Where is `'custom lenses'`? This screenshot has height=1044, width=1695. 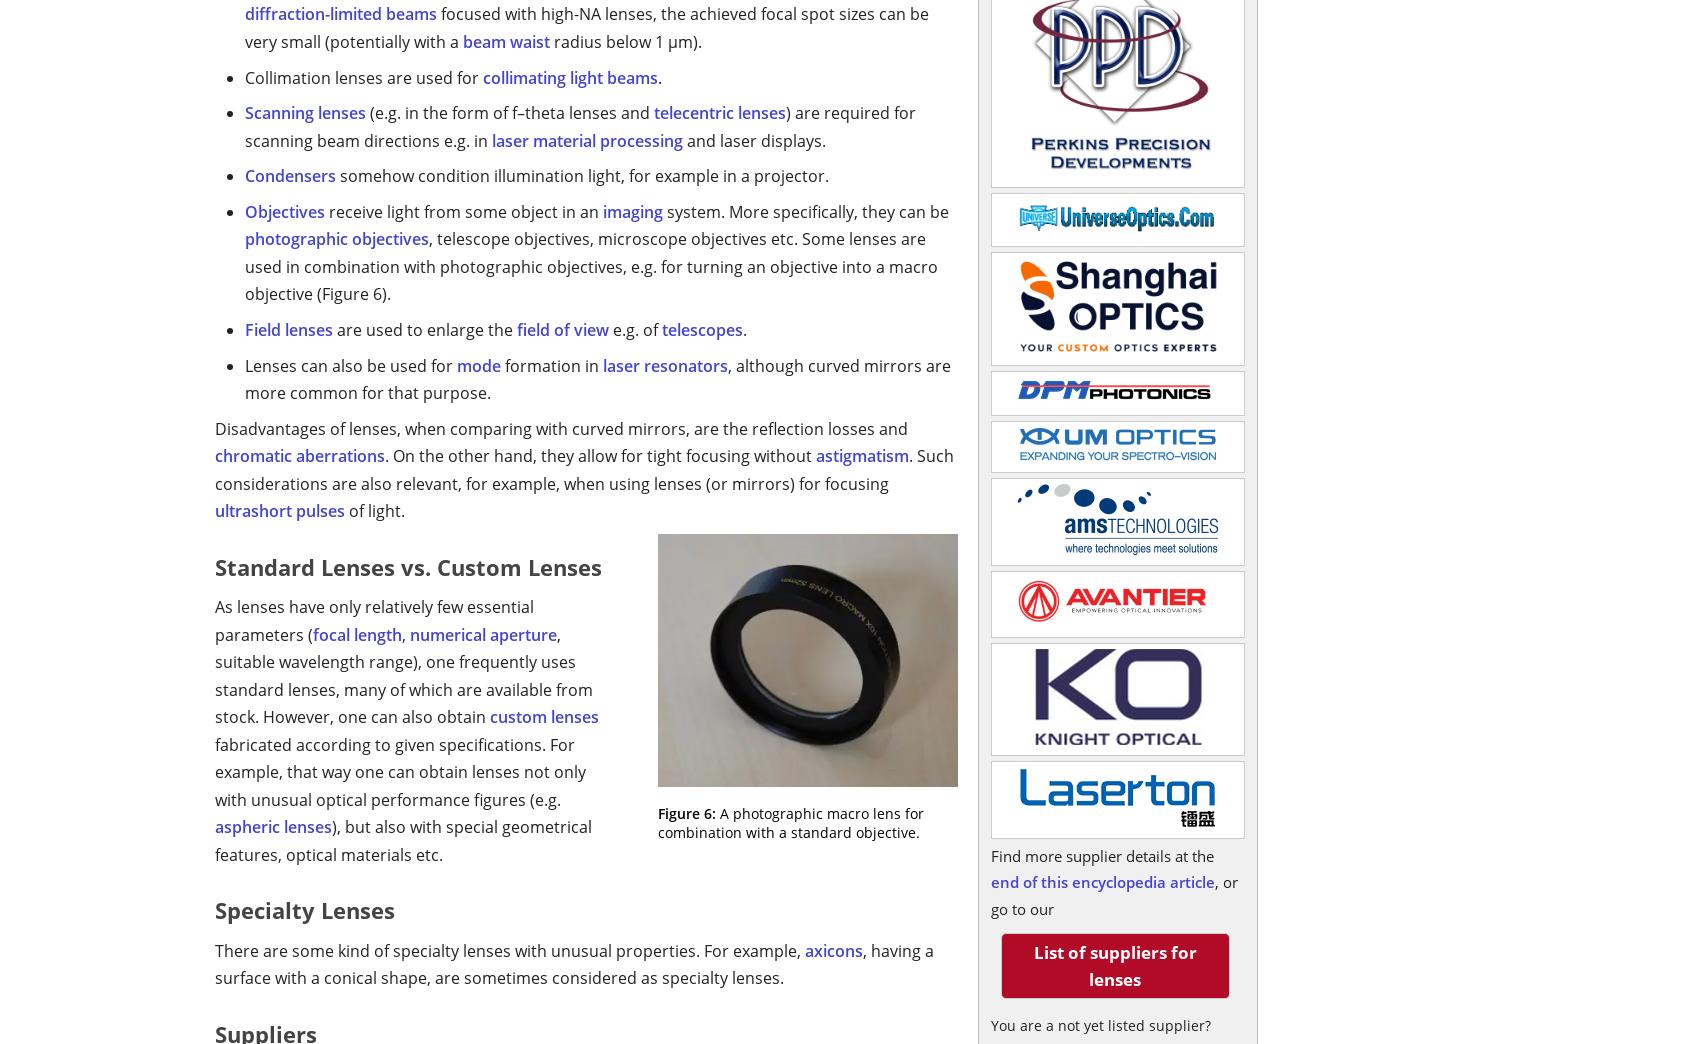 'custom lenses' is located at coordinates (544, 716).